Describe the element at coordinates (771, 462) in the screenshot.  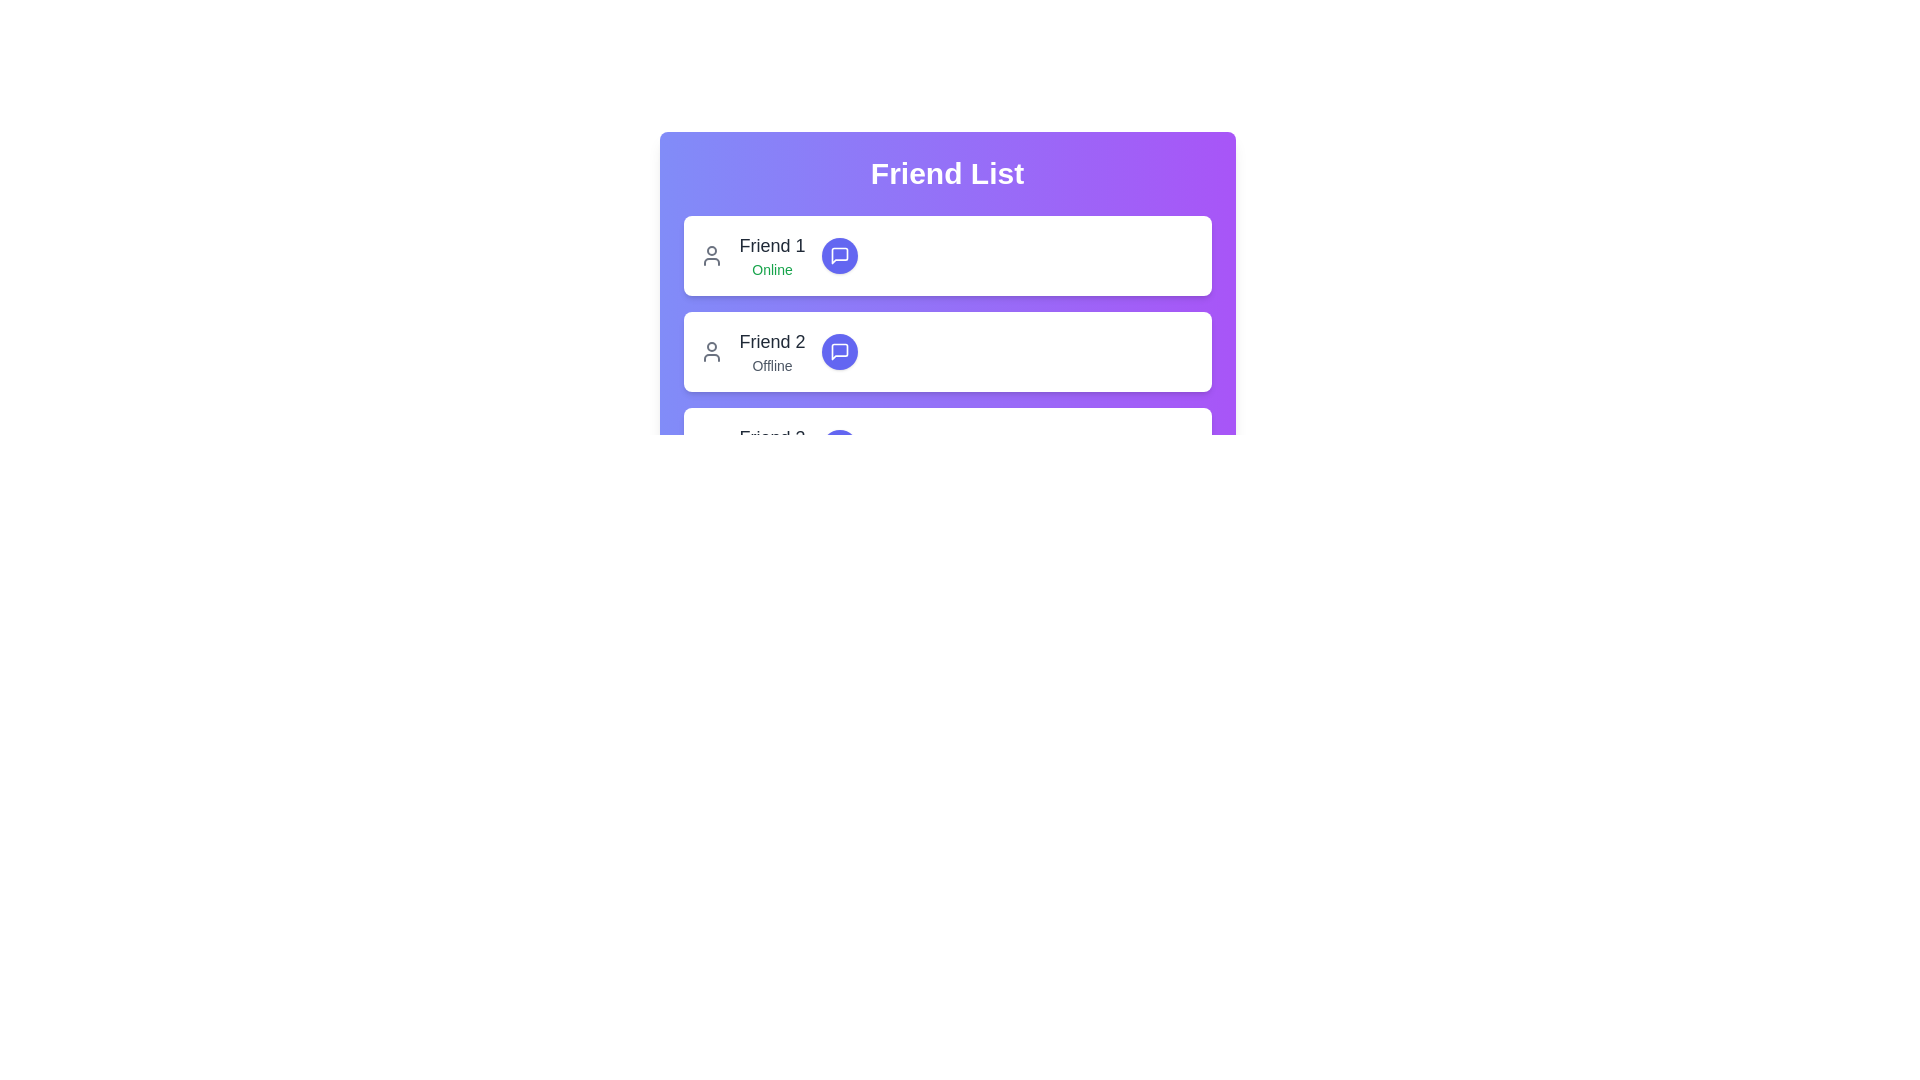
I see `the status indicator for 'Friend 3'` at that location.